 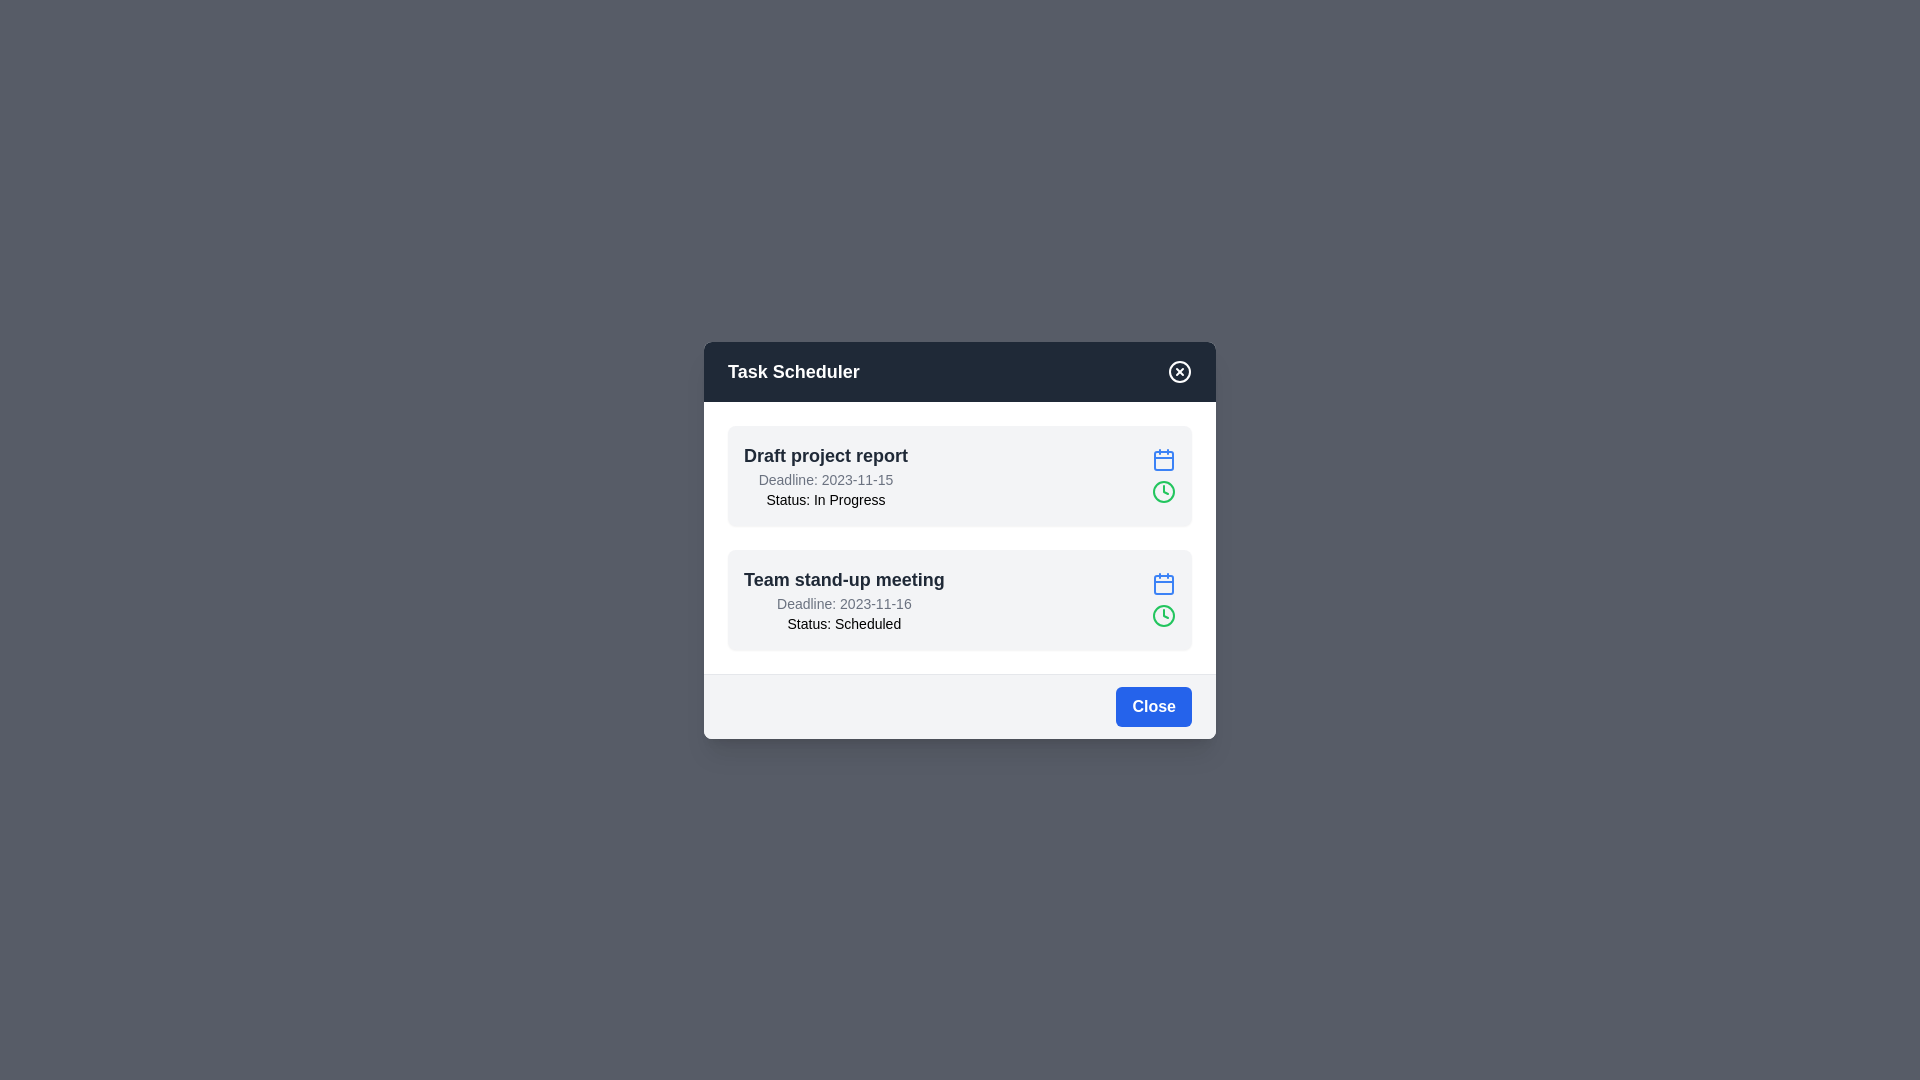 What do you see at coordinates (1163, 491) in the screenshot?
I see `the clock icon for the task identified by Draft project report` at bounding box center [1163, 491].